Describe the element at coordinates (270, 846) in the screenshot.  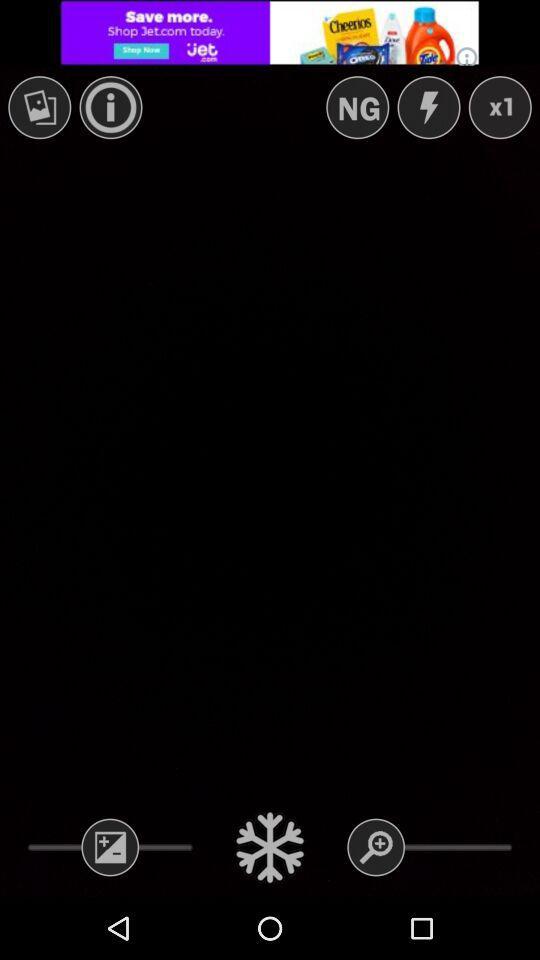
I see `the settings icon` at that location.